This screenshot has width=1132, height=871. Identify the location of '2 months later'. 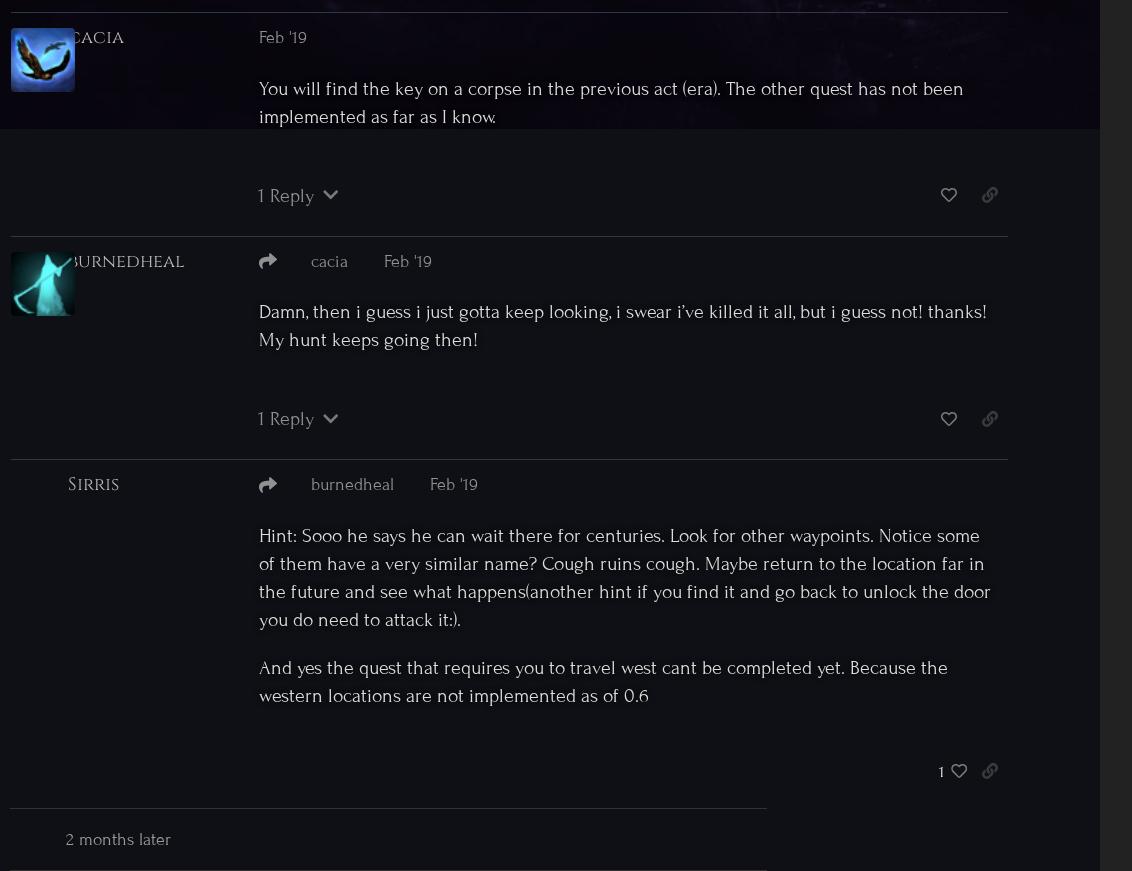
(117, 839).